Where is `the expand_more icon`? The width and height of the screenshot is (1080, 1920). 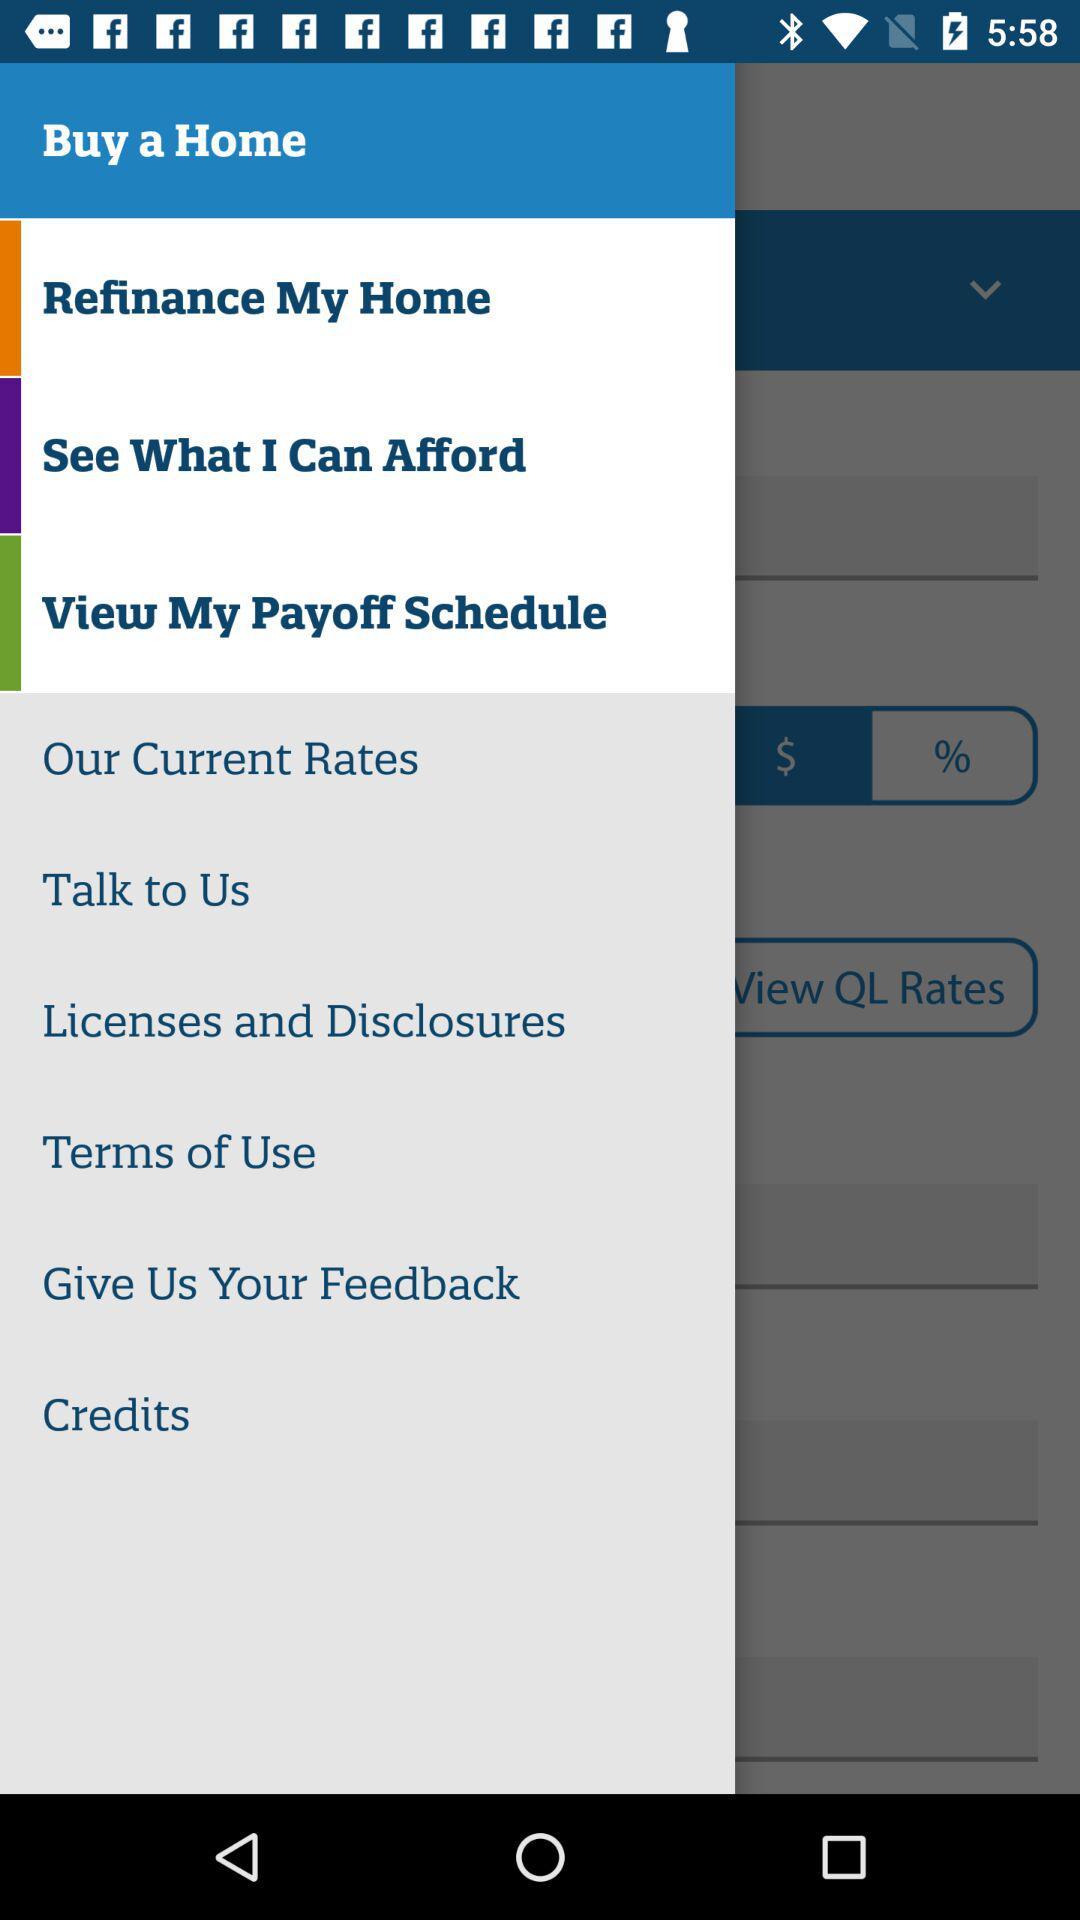 the expand_more icon is located at coordinates (984, 289).